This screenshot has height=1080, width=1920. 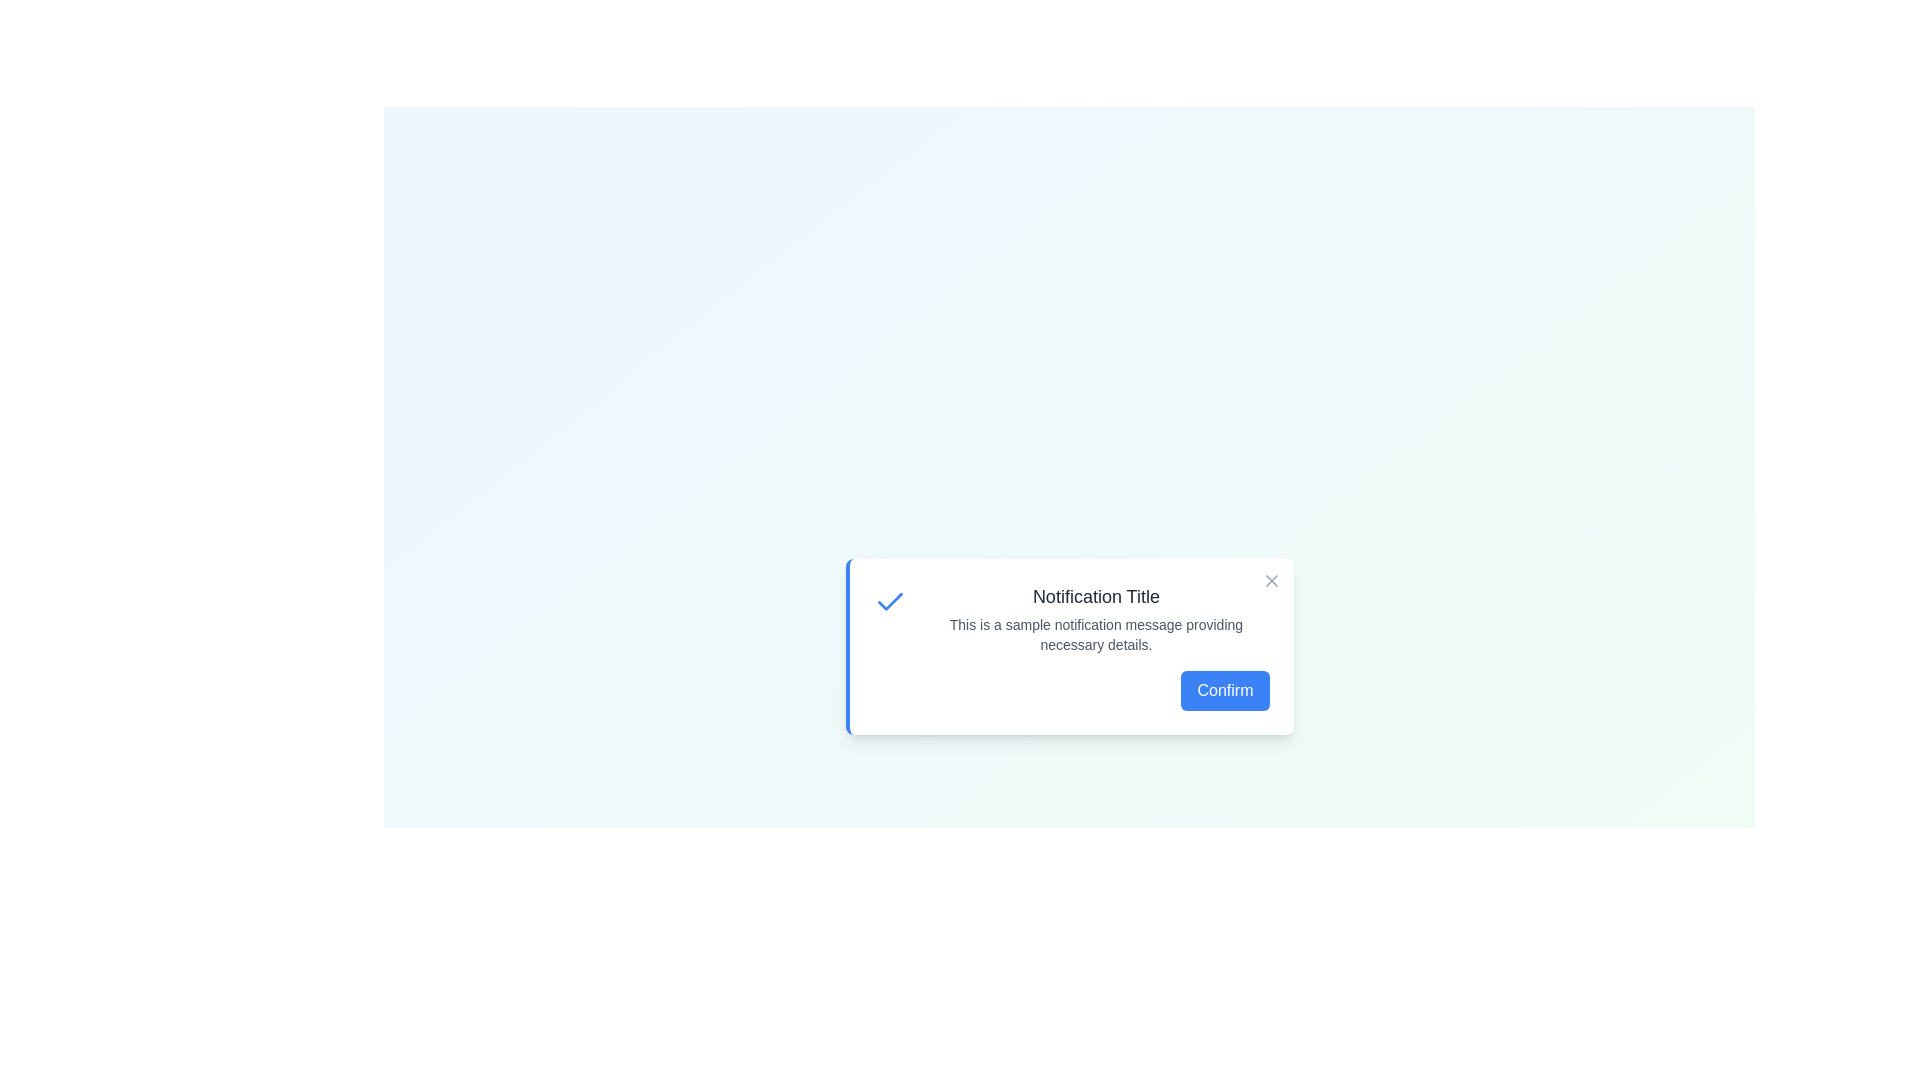 What do you see at coordinates (1270, 581) in the screenshot?
I see `the close button of the notification` at bounding box center [1270, 581].